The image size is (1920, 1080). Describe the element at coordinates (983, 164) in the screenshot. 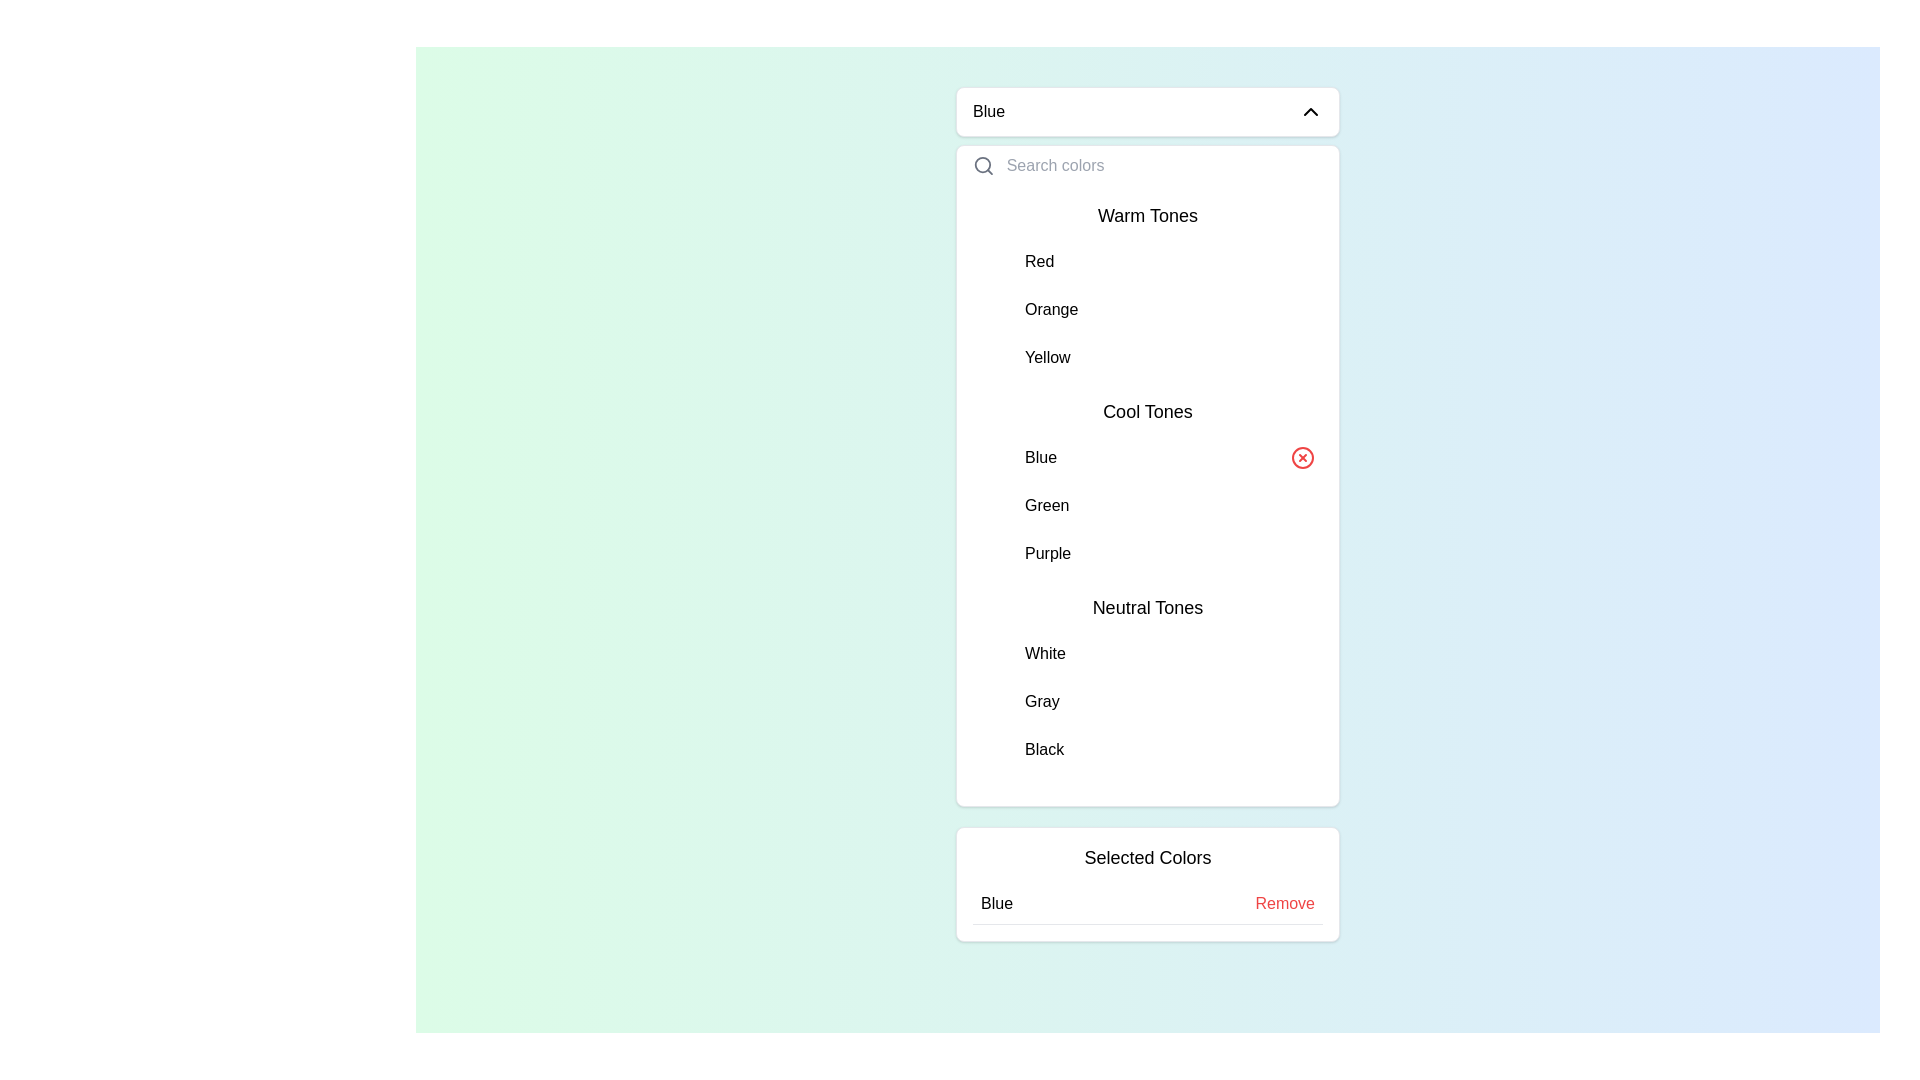

I see `the search icon located to the left of the 'Search colors' input field in the dropdown panel` at that location.